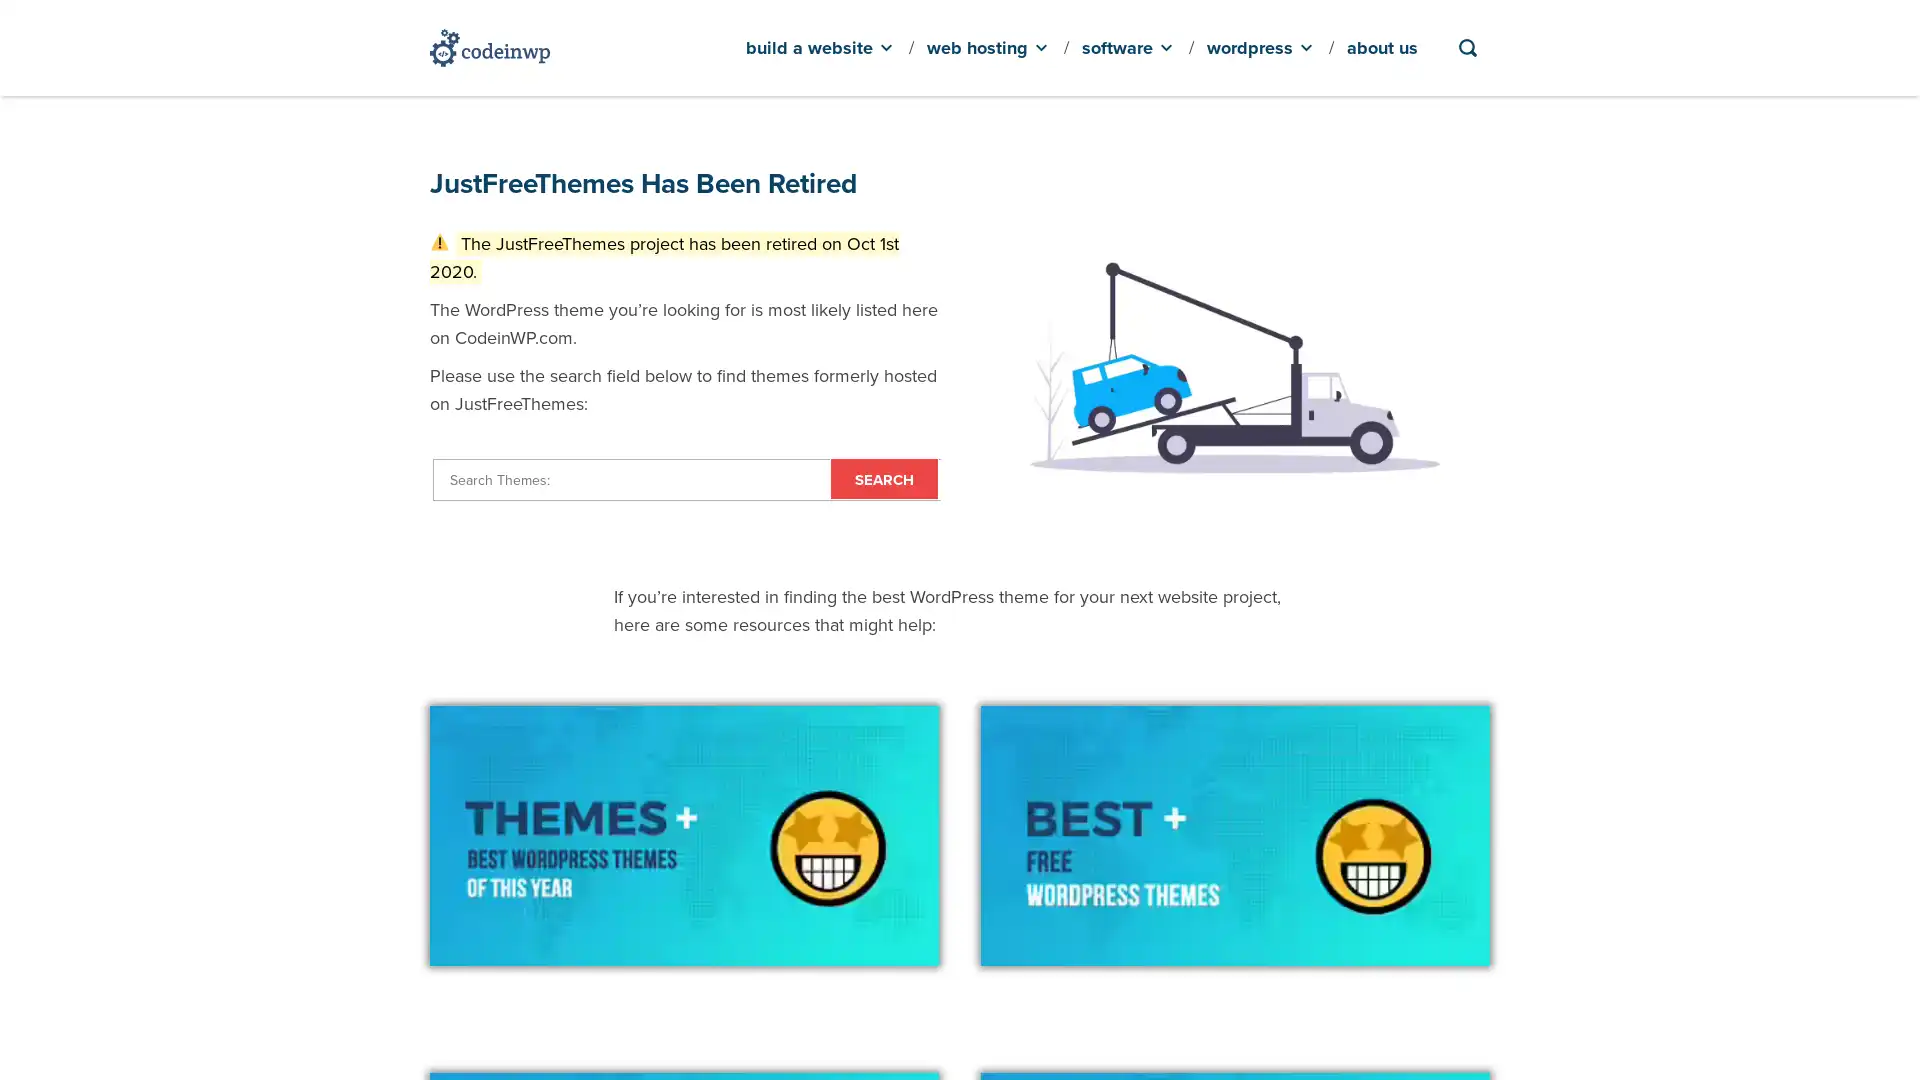  What do you see at coordinates (882, 478) in the screenshot?
I see `Search` at bounding box center [882, 478].